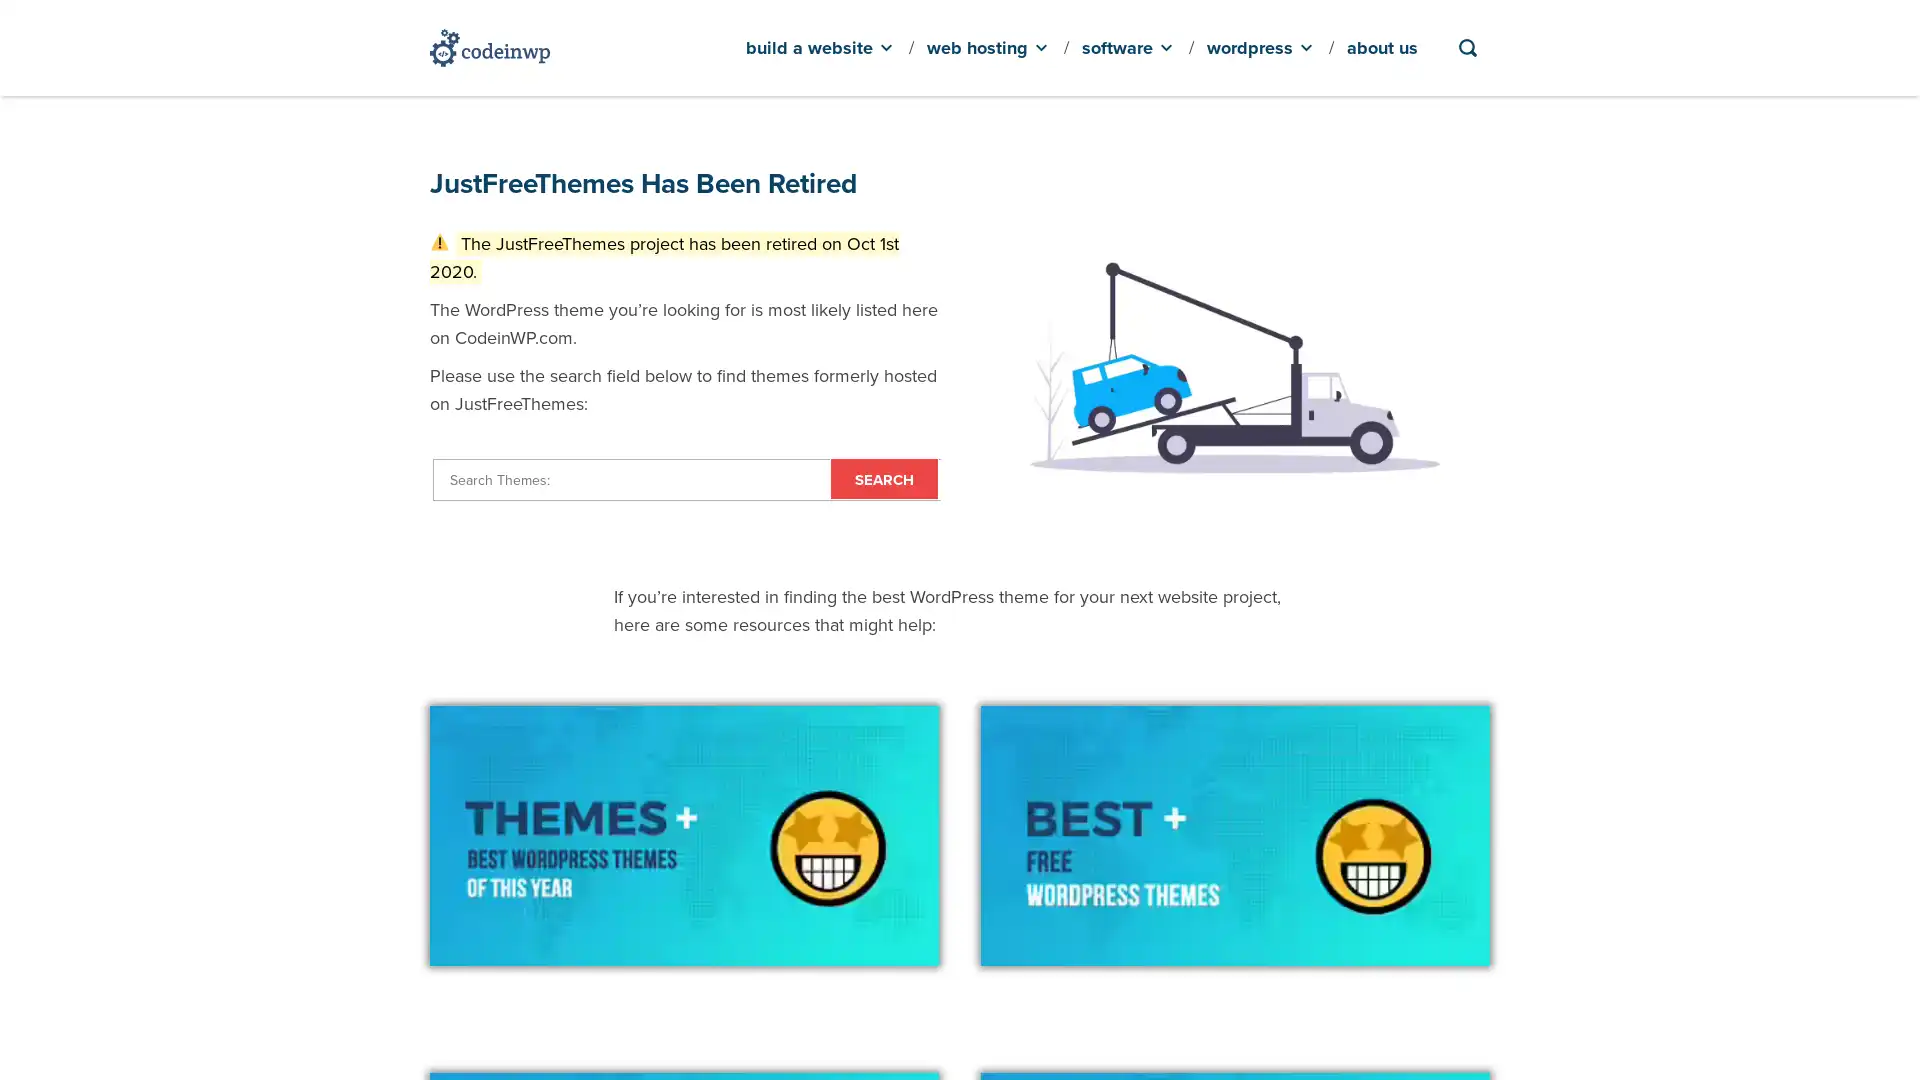  What do you see at coordinates (882, 478) in the screenshot?
I see `Search` at bounding box center [882, 478].